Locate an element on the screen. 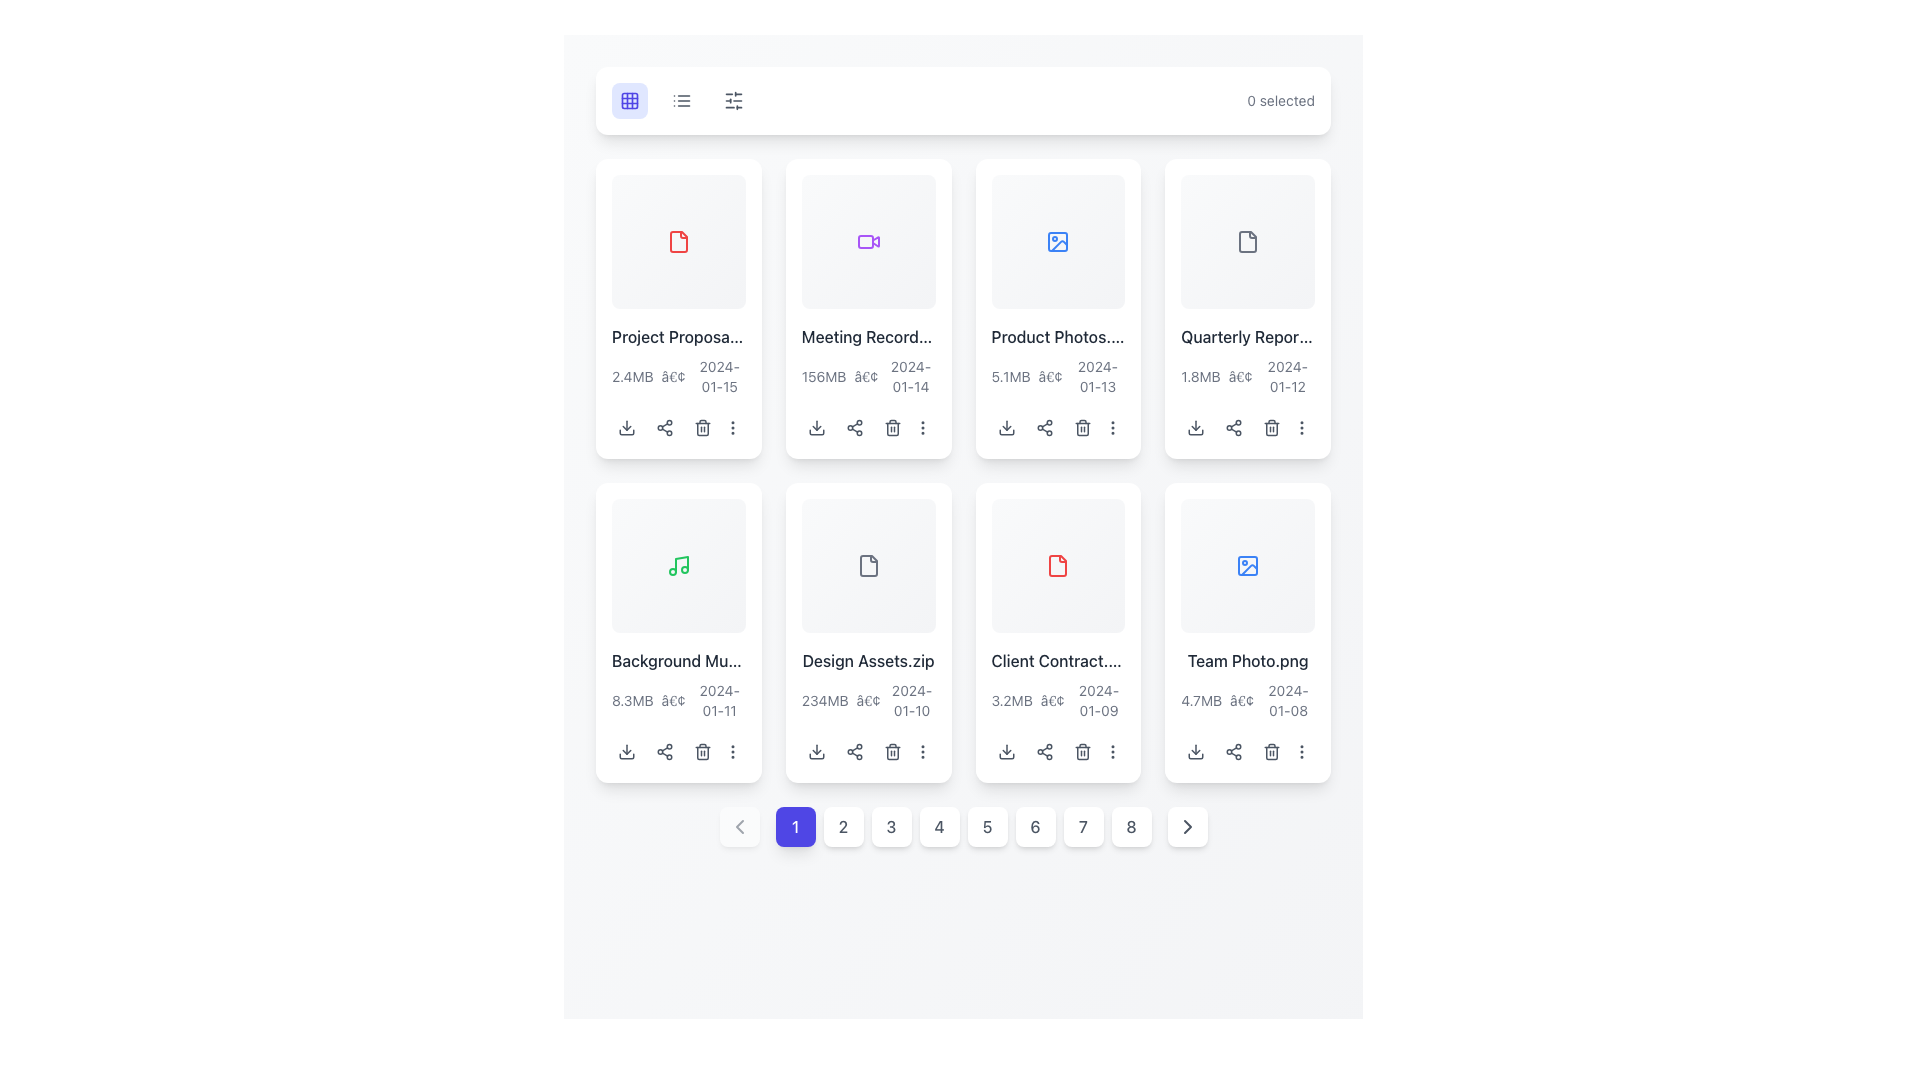 The height and width of the screenshot is (1080, 1920). the download button for the 'Meeting Recording.mp4' file to change its background color is located at coordinates (816, 426).